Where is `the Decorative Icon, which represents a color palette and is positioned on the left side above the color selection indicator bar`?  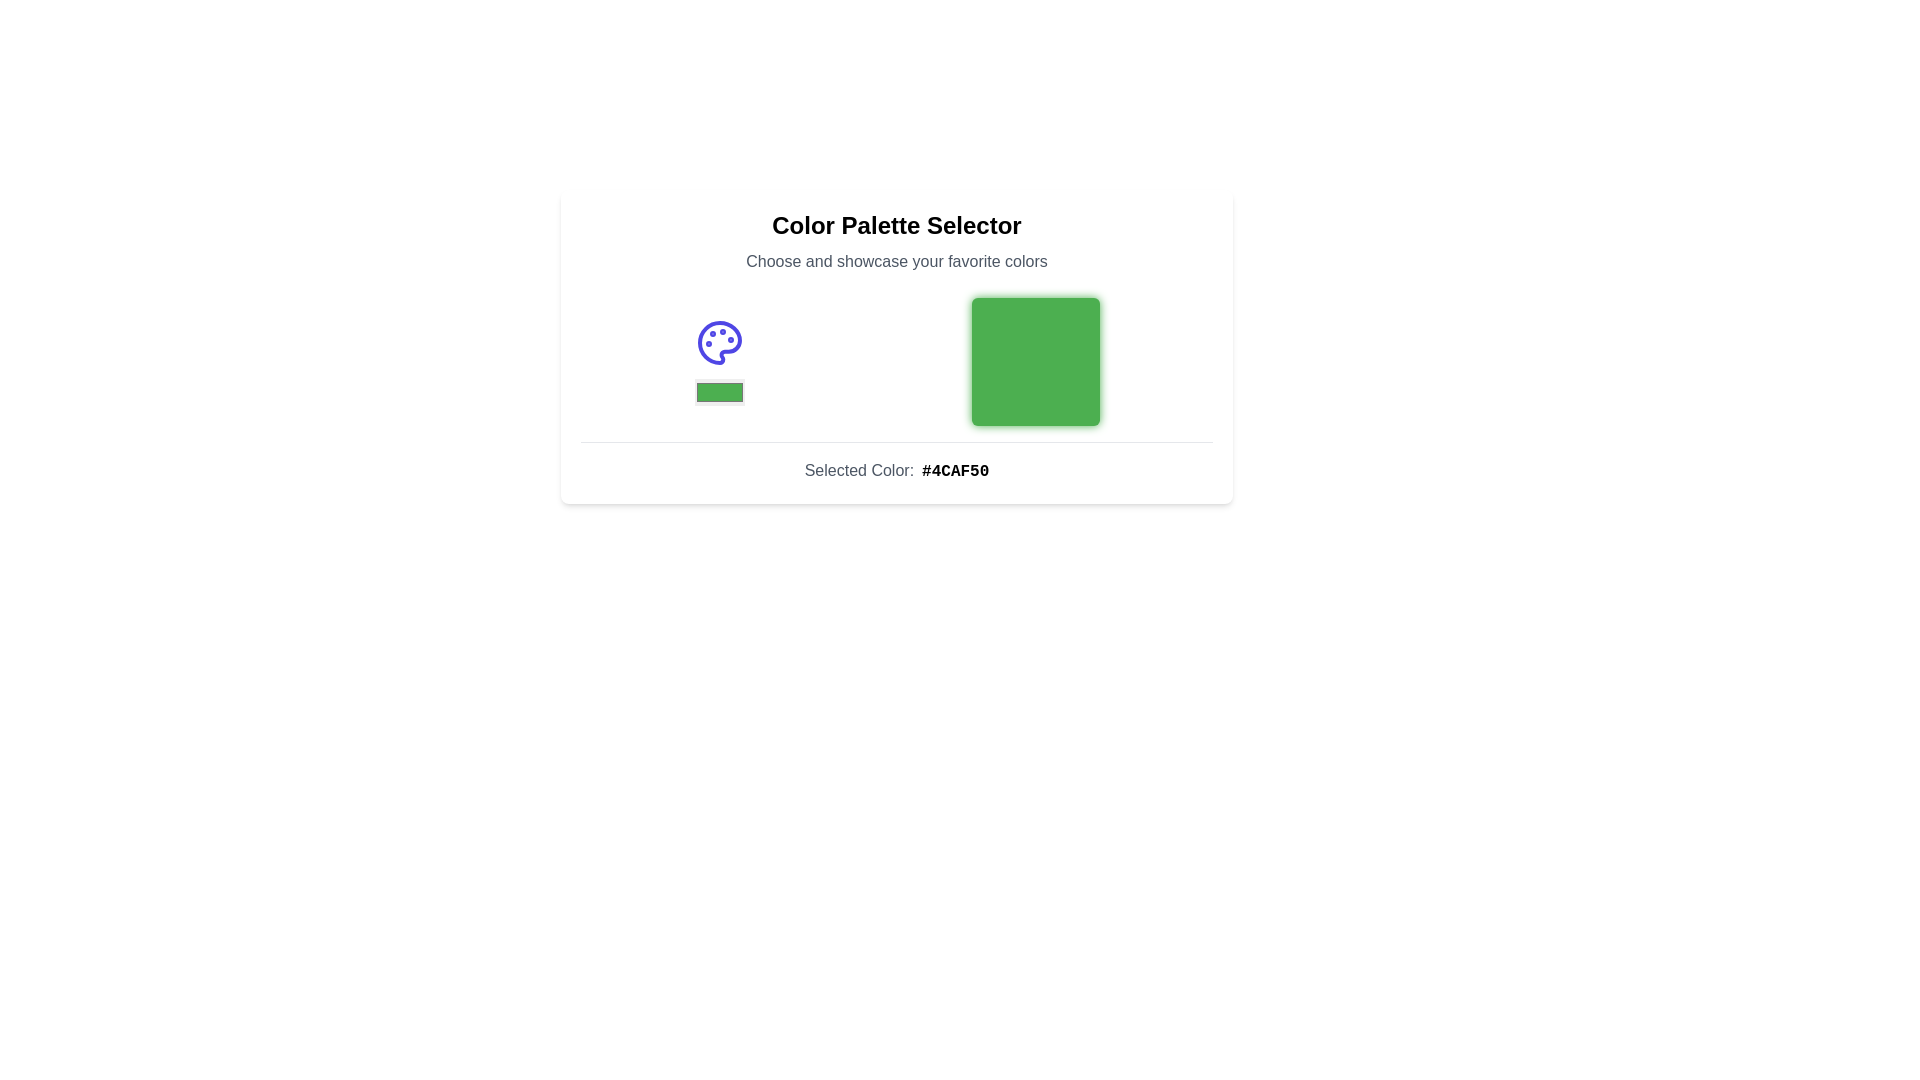 the Decorative Icon, which represents a color palette and is positioned on the left side above the color selection indicator bar is located at coordinates (719, 341).